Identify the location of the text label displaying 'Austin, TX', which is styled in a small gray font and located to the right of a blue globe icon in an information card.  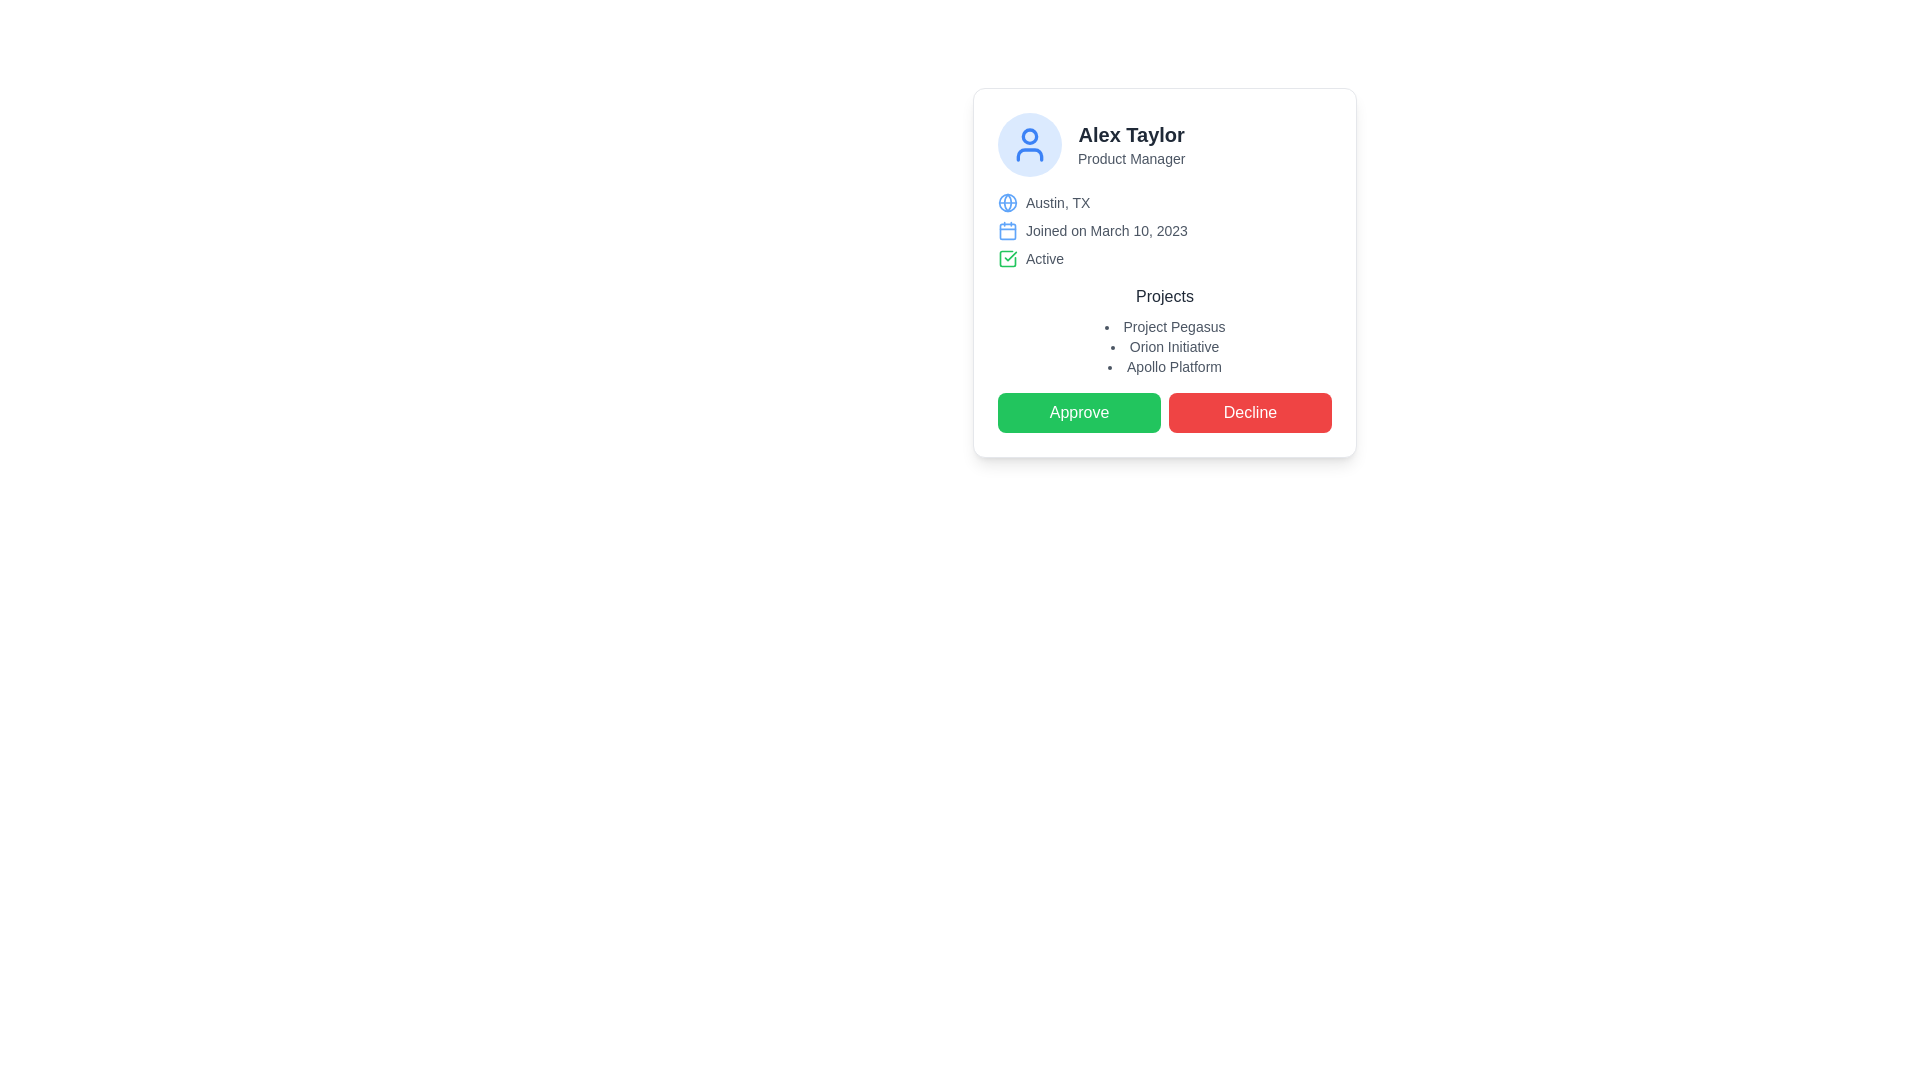
(1057, 203).